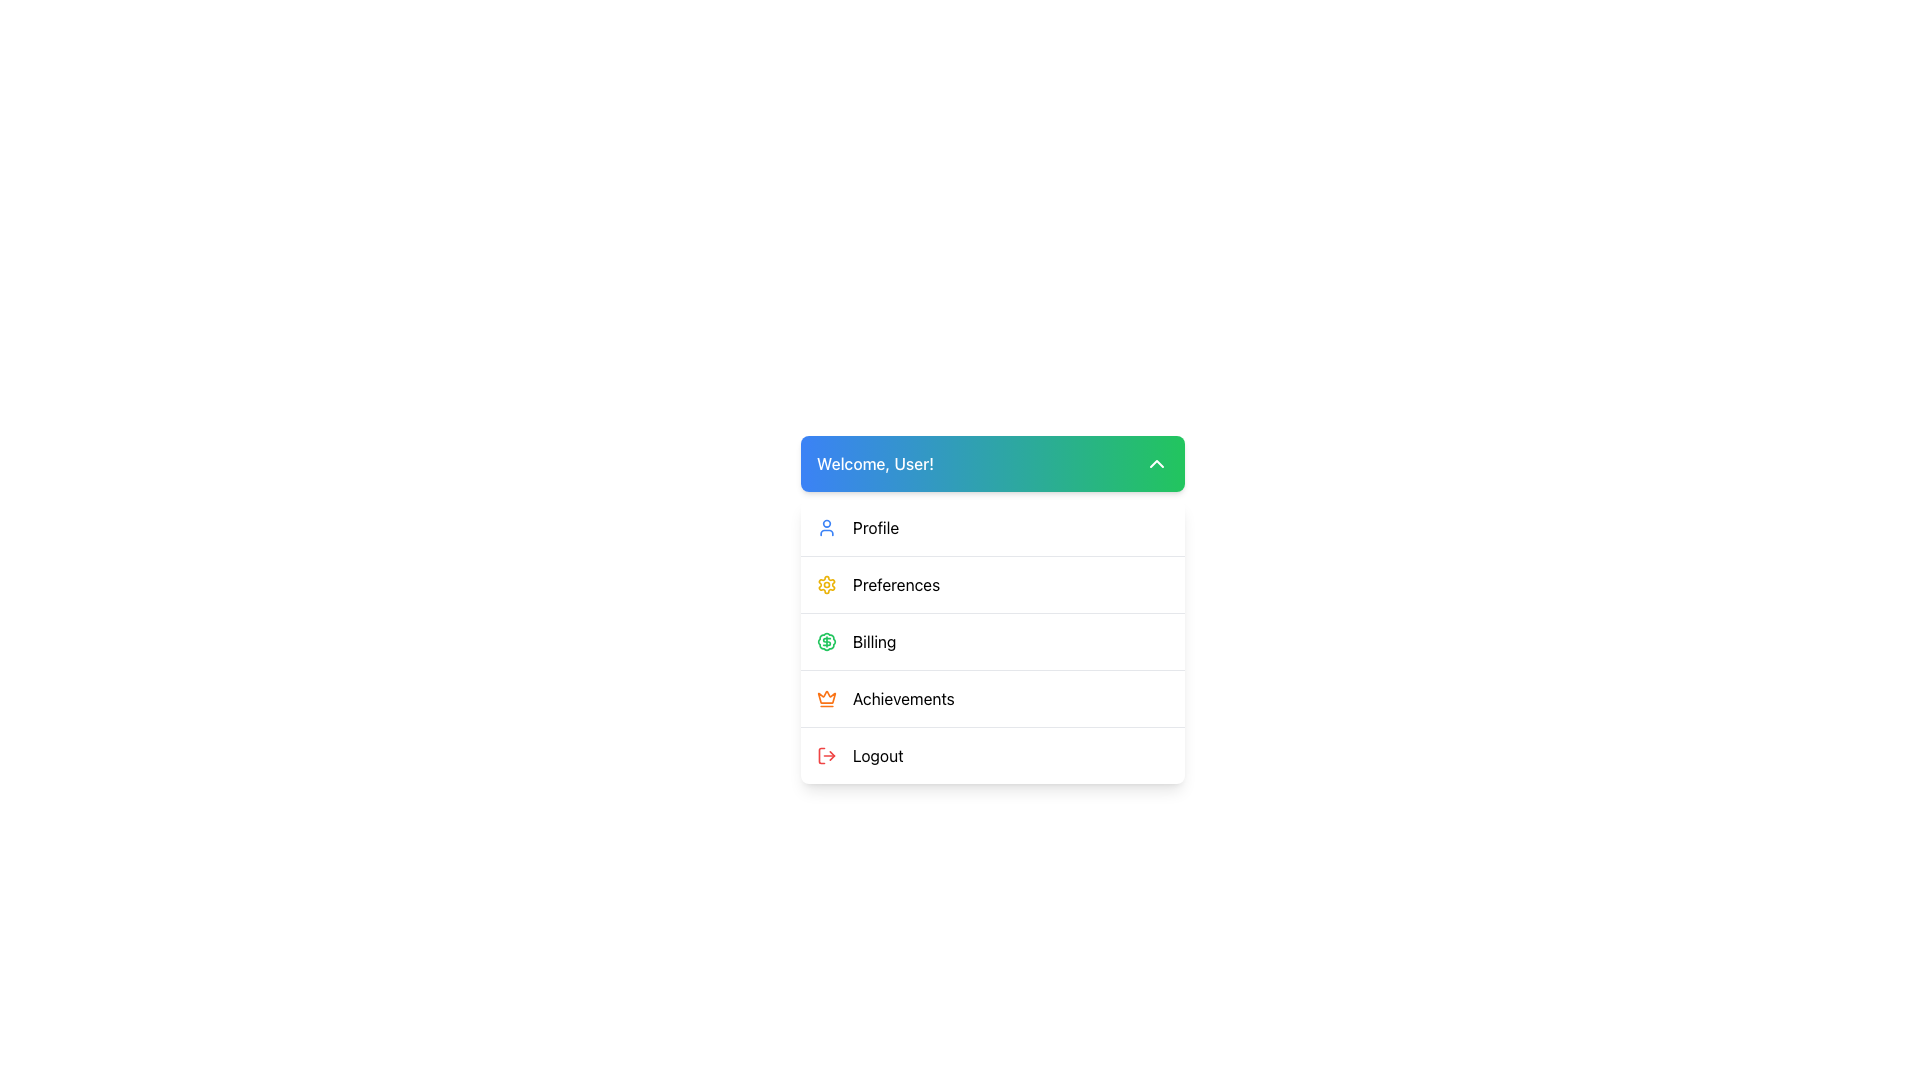 The height and width of the screenshot is (1080, 1920). I want to click on the downward-facing chevron icon with a green background and white lines, located next to the text 'Welcome, User!', so click(1156, 463).